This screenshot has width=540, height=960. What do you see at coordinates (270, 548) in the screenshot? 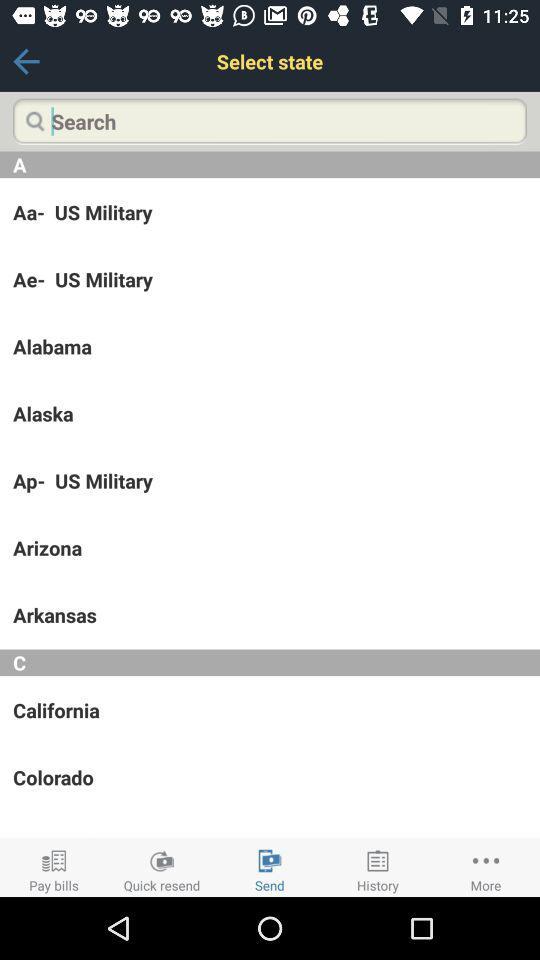
I see `icon above the arkansas` at bounding box center [270, 548].